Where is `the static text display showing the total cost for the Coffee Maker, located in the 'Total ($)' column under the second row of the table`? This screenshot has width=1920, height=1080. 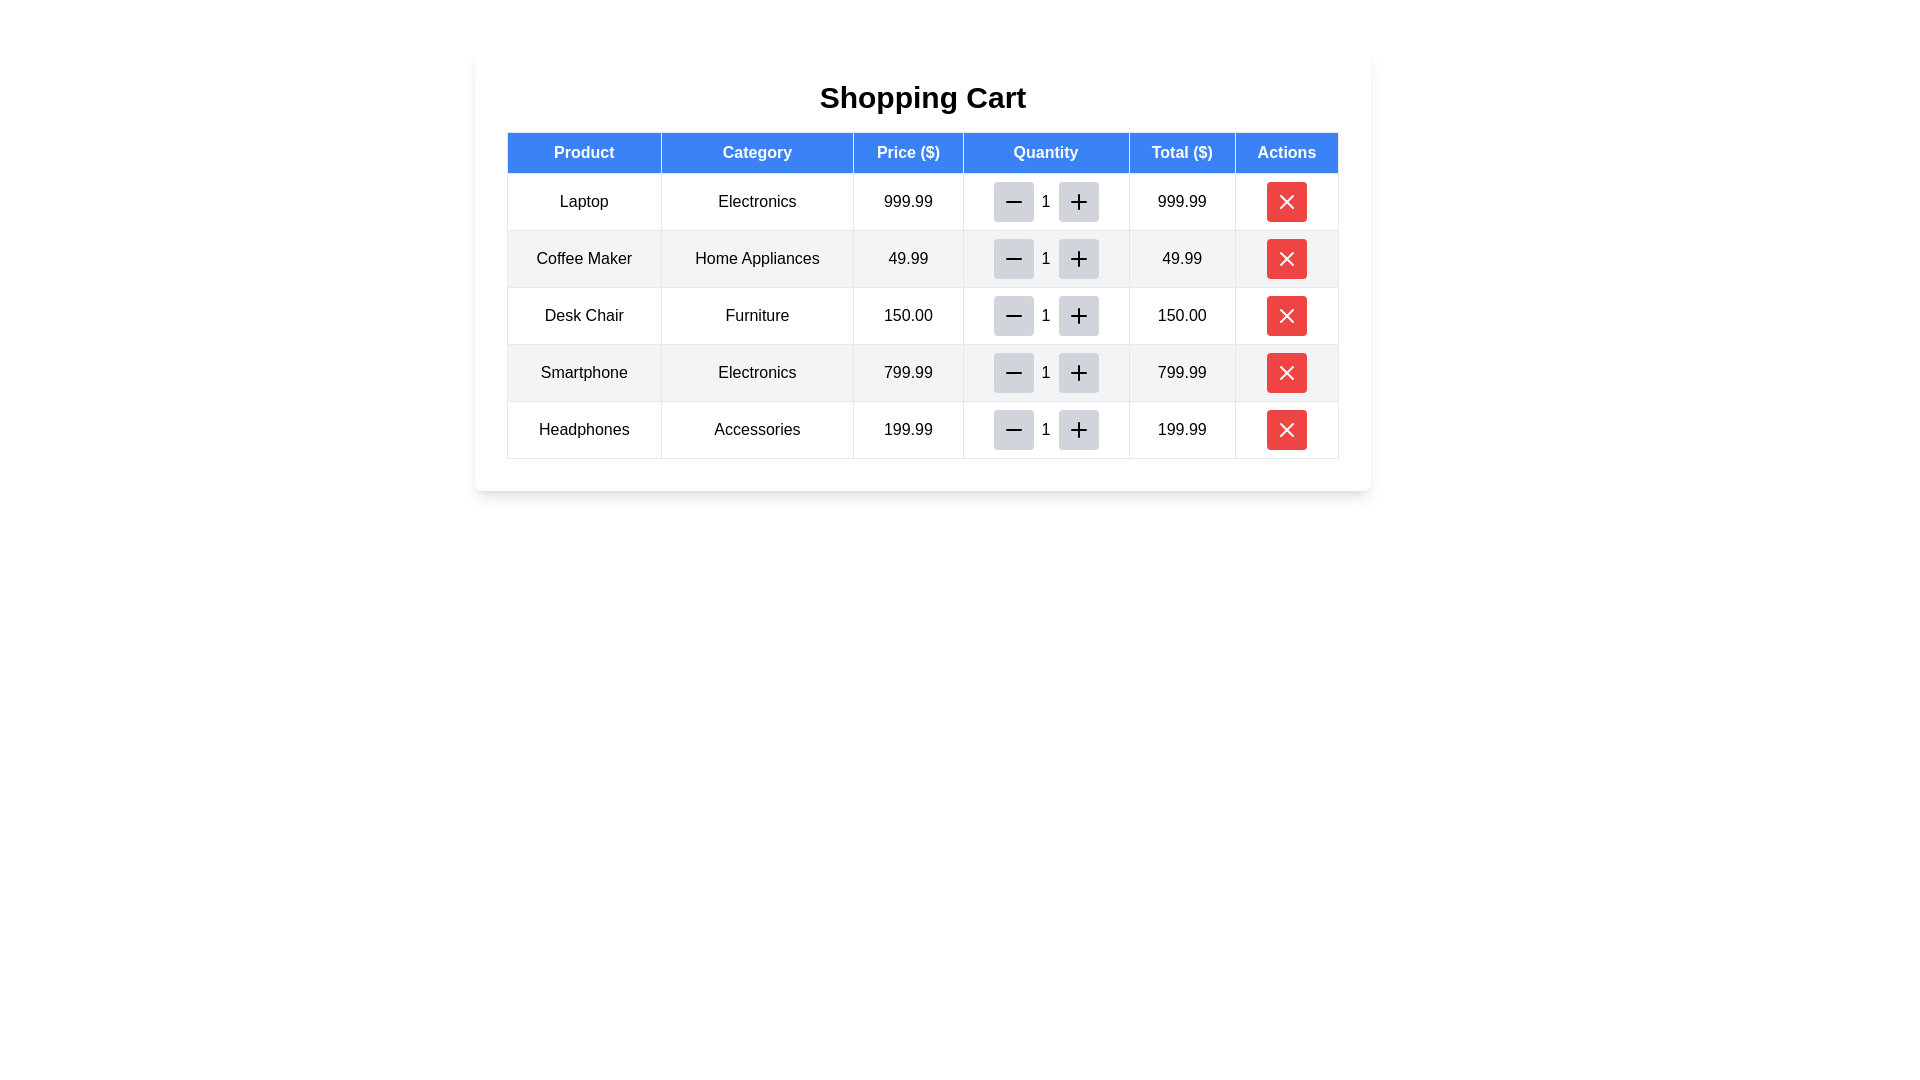 the static text display showing the total cost for the Coffee Maker, located in the 'Total ($)' column under the second row of the table is located at coordinates (1182, 257).